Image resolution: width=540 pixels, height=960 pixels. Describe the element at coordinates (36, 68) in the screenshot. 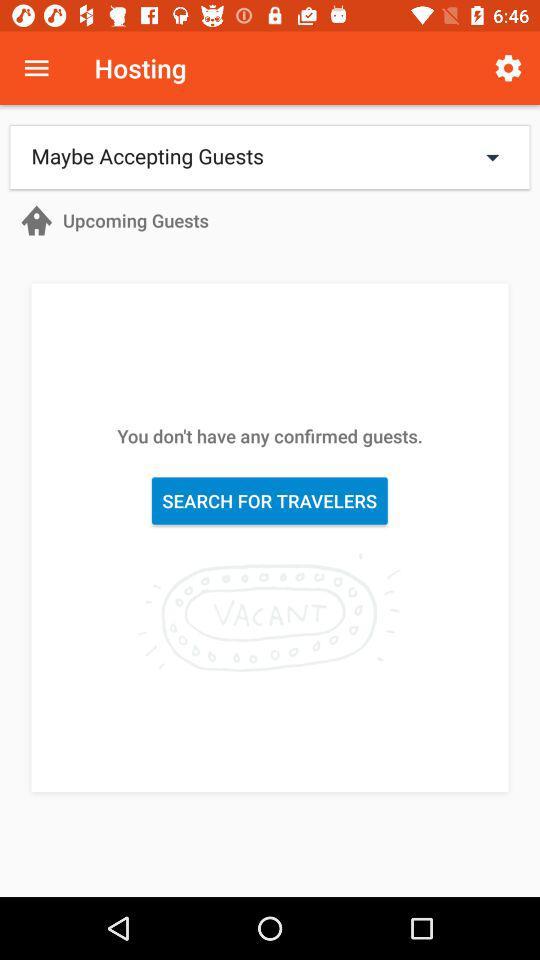

I see `menu` at that location.